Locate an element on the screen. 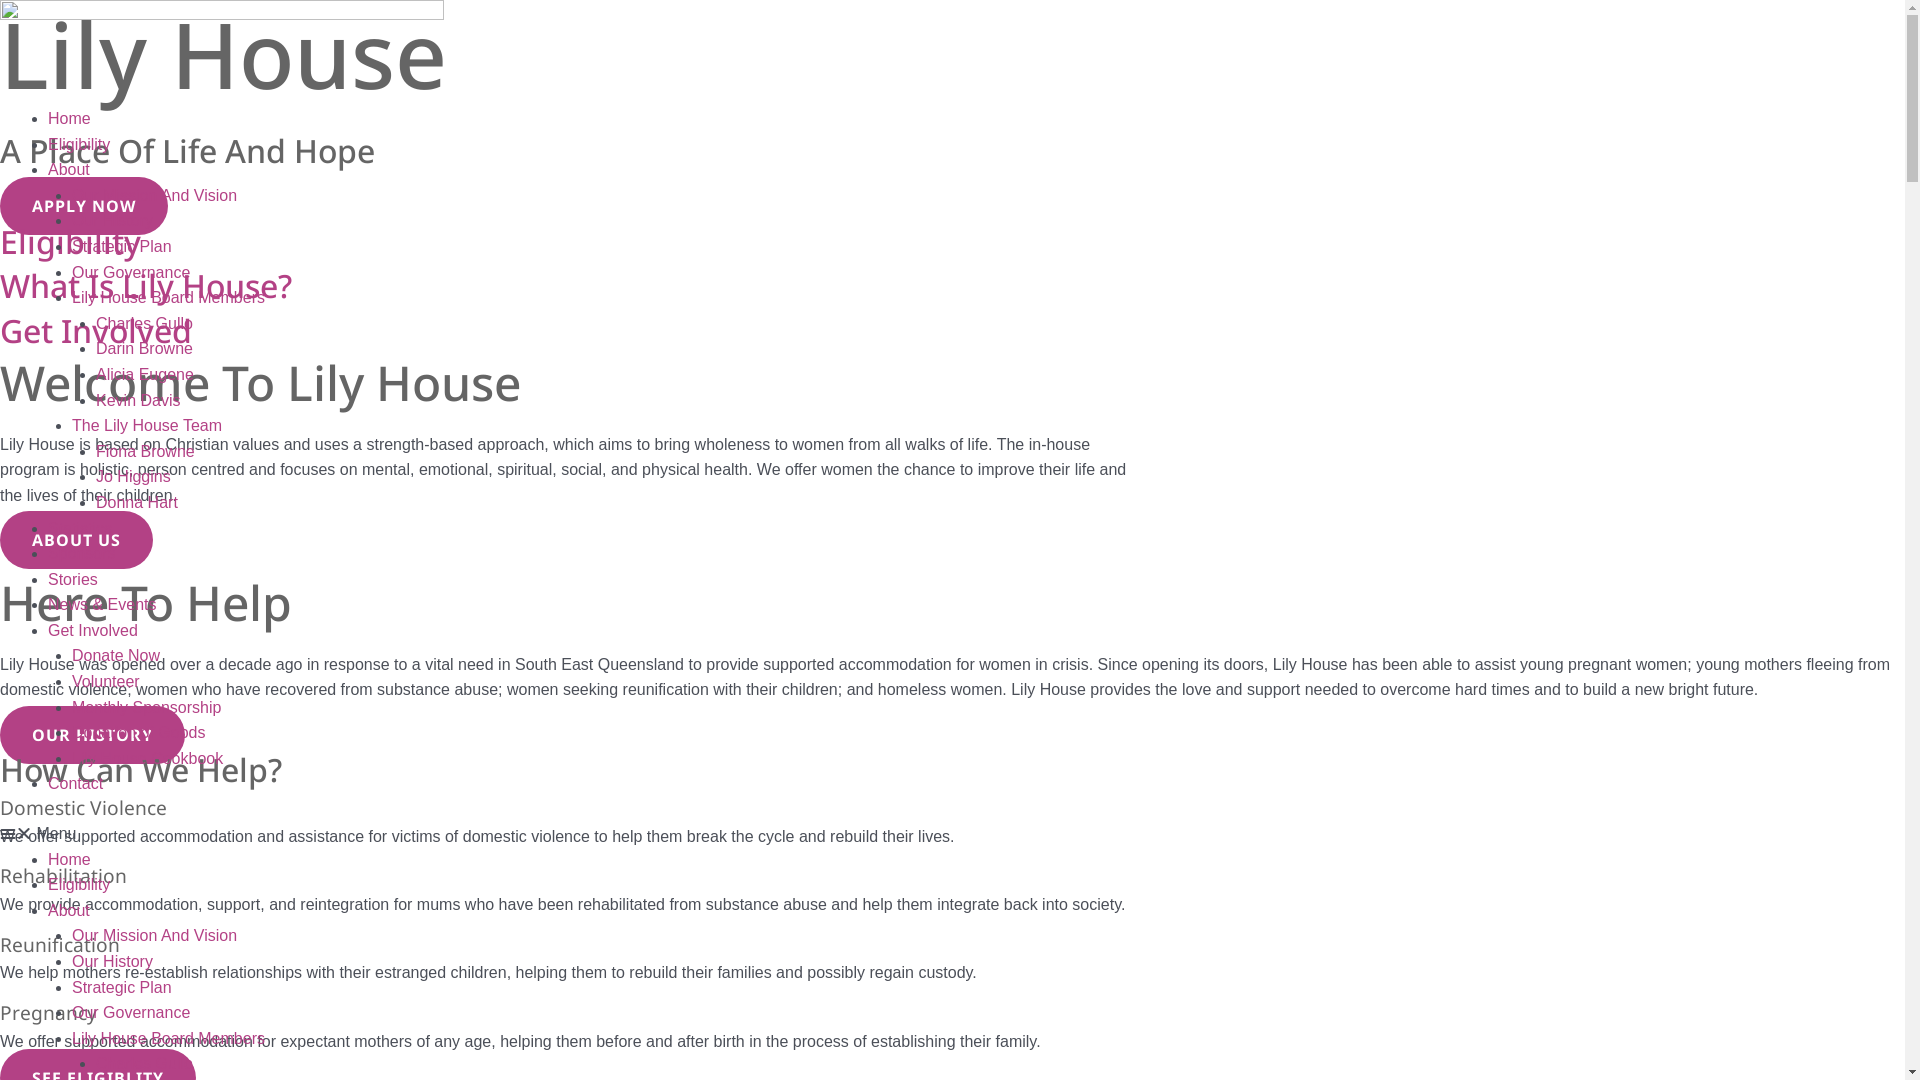 This screenshot has width=1920, height=1080. 'Kevin Davis' is located at coordinates (137, 400).